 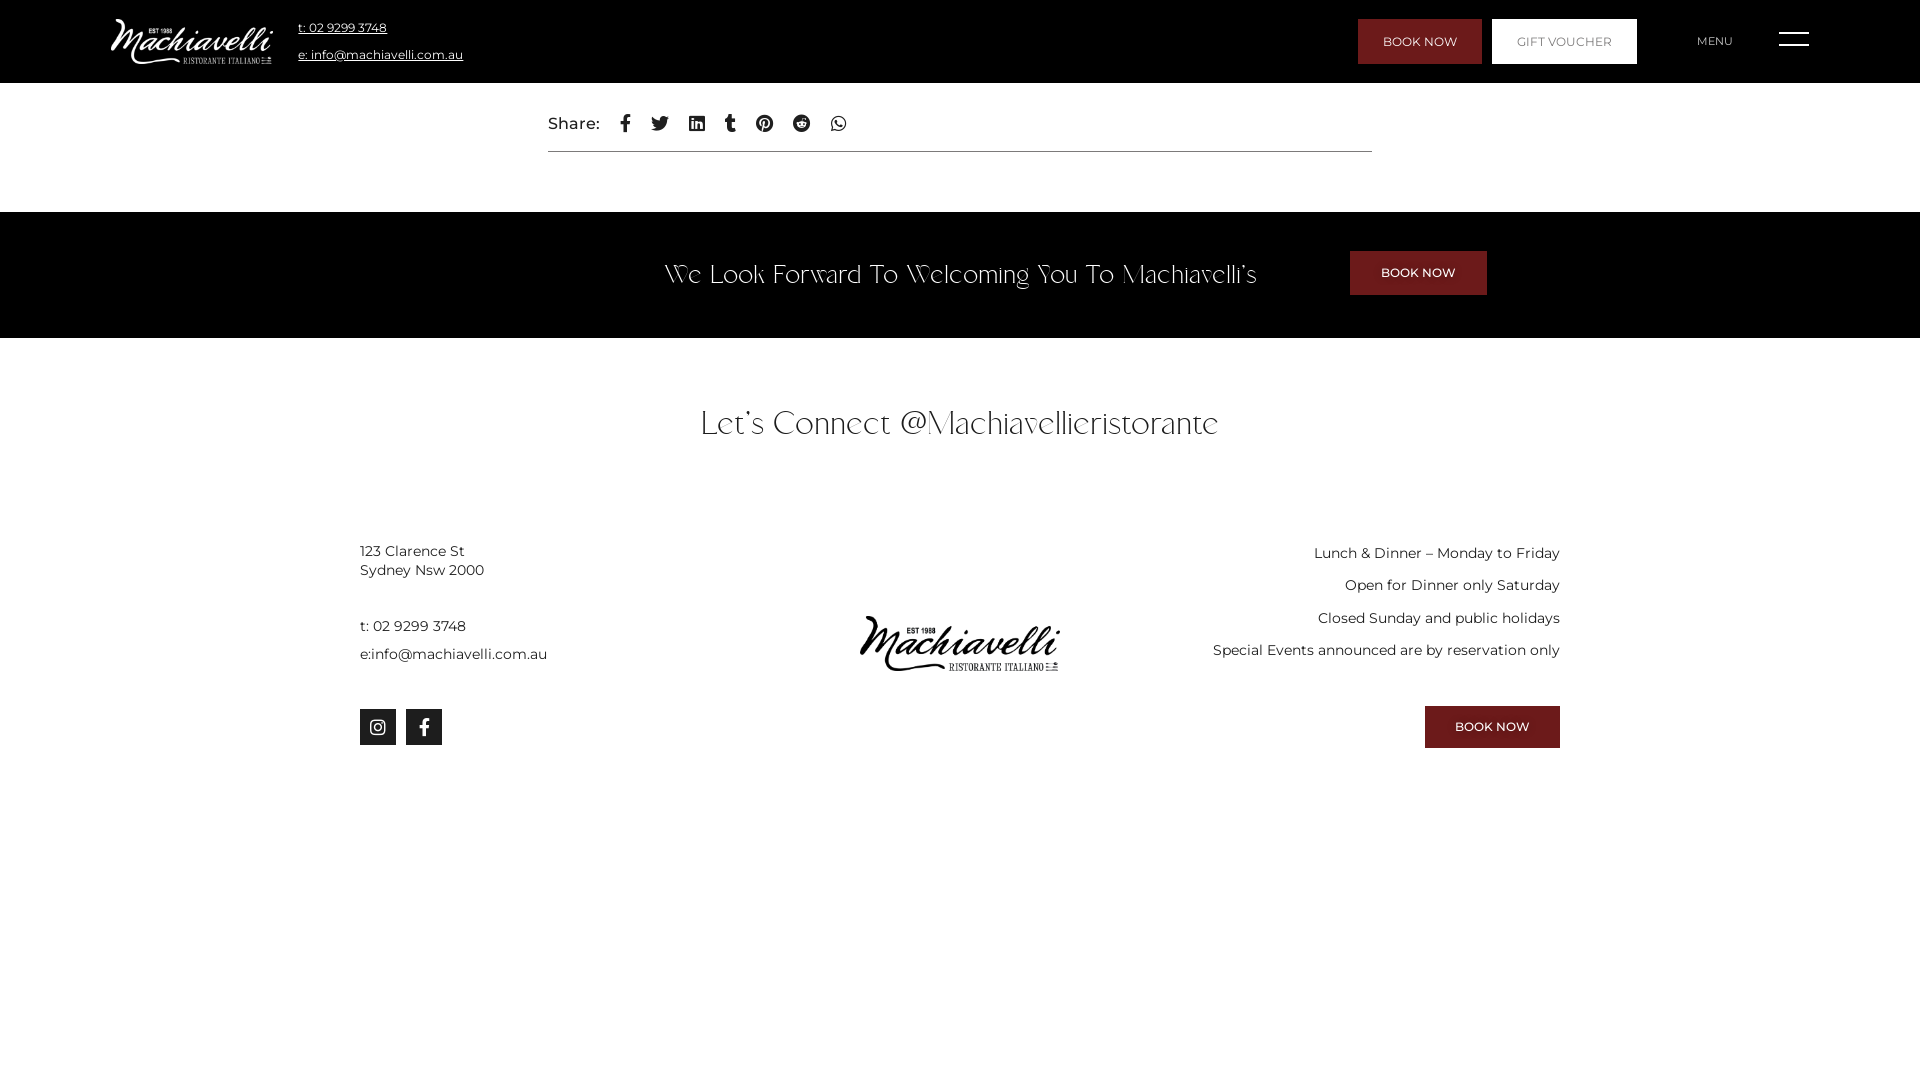 I want to click on '123 Clarence St, so click(x=553, y=559).